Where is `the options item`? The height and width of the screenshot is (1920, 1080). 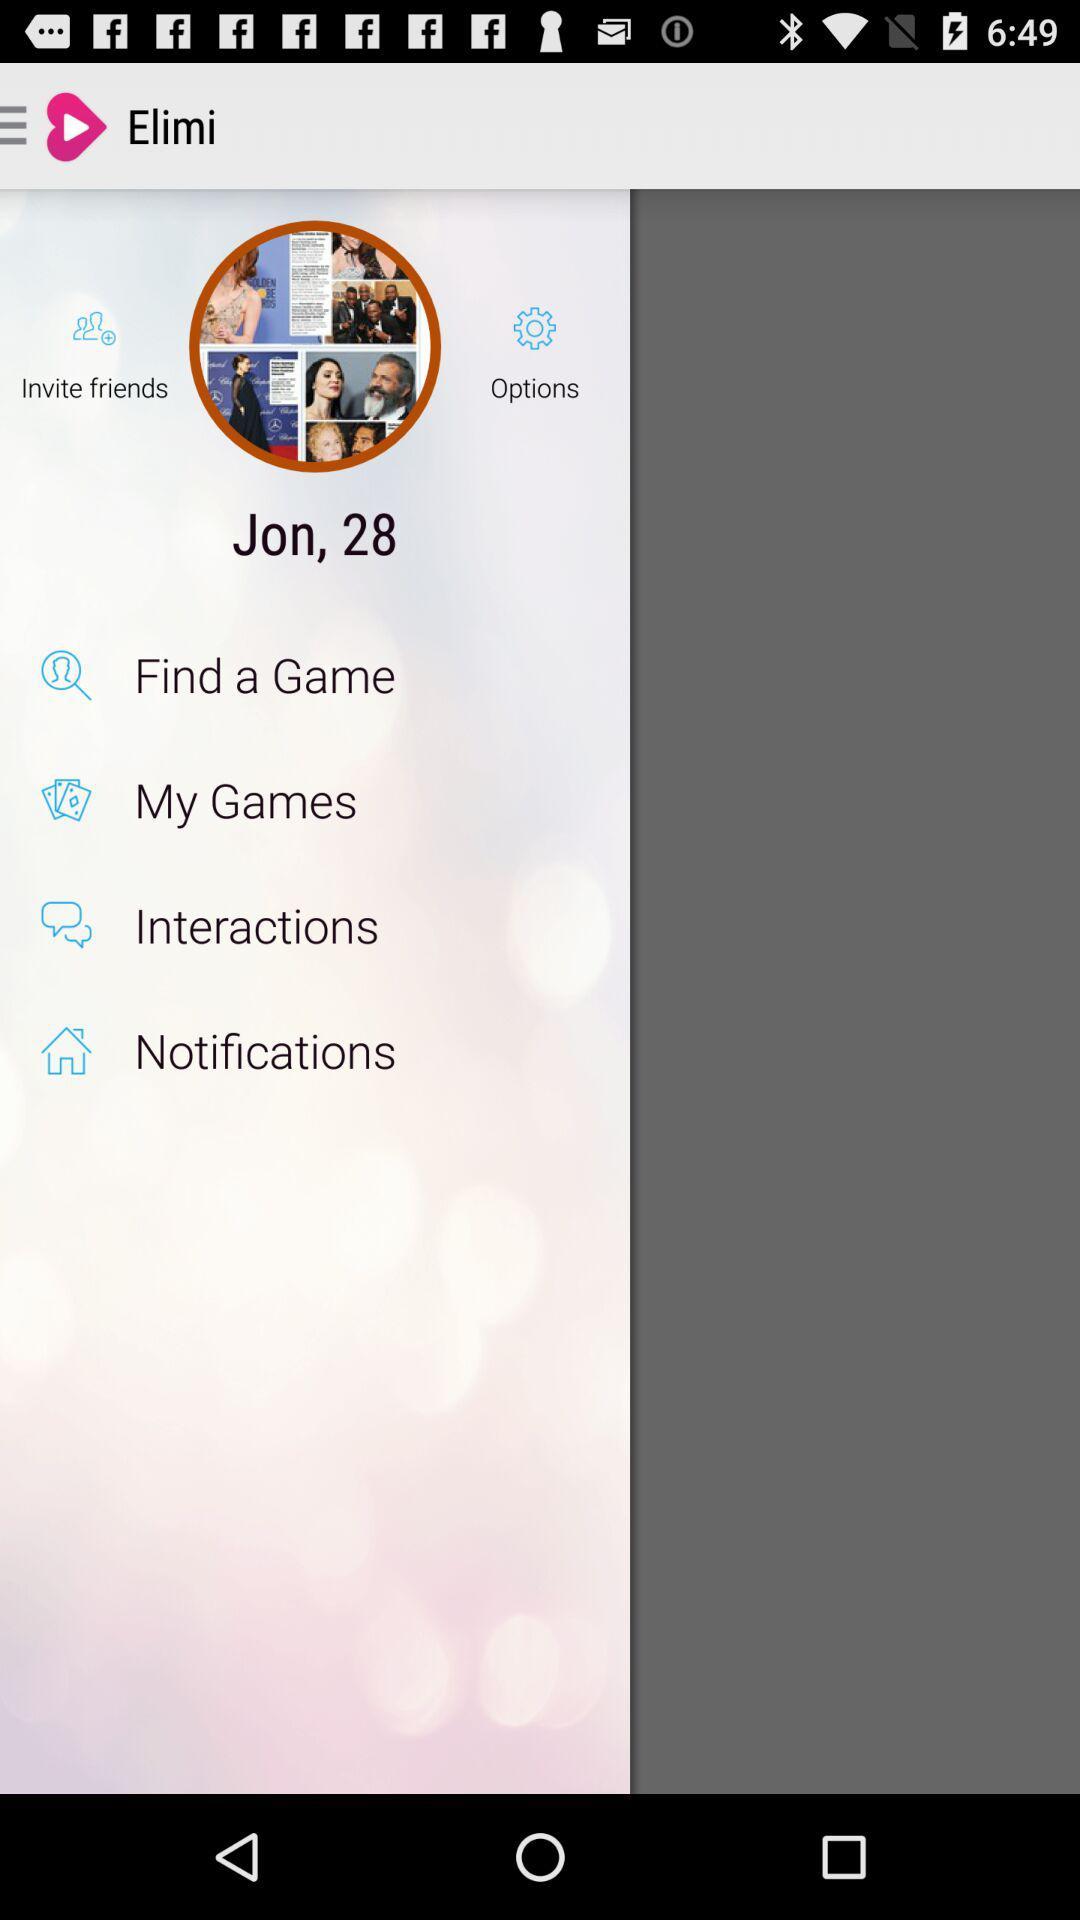
the options item is located at coordinates (534, 346).